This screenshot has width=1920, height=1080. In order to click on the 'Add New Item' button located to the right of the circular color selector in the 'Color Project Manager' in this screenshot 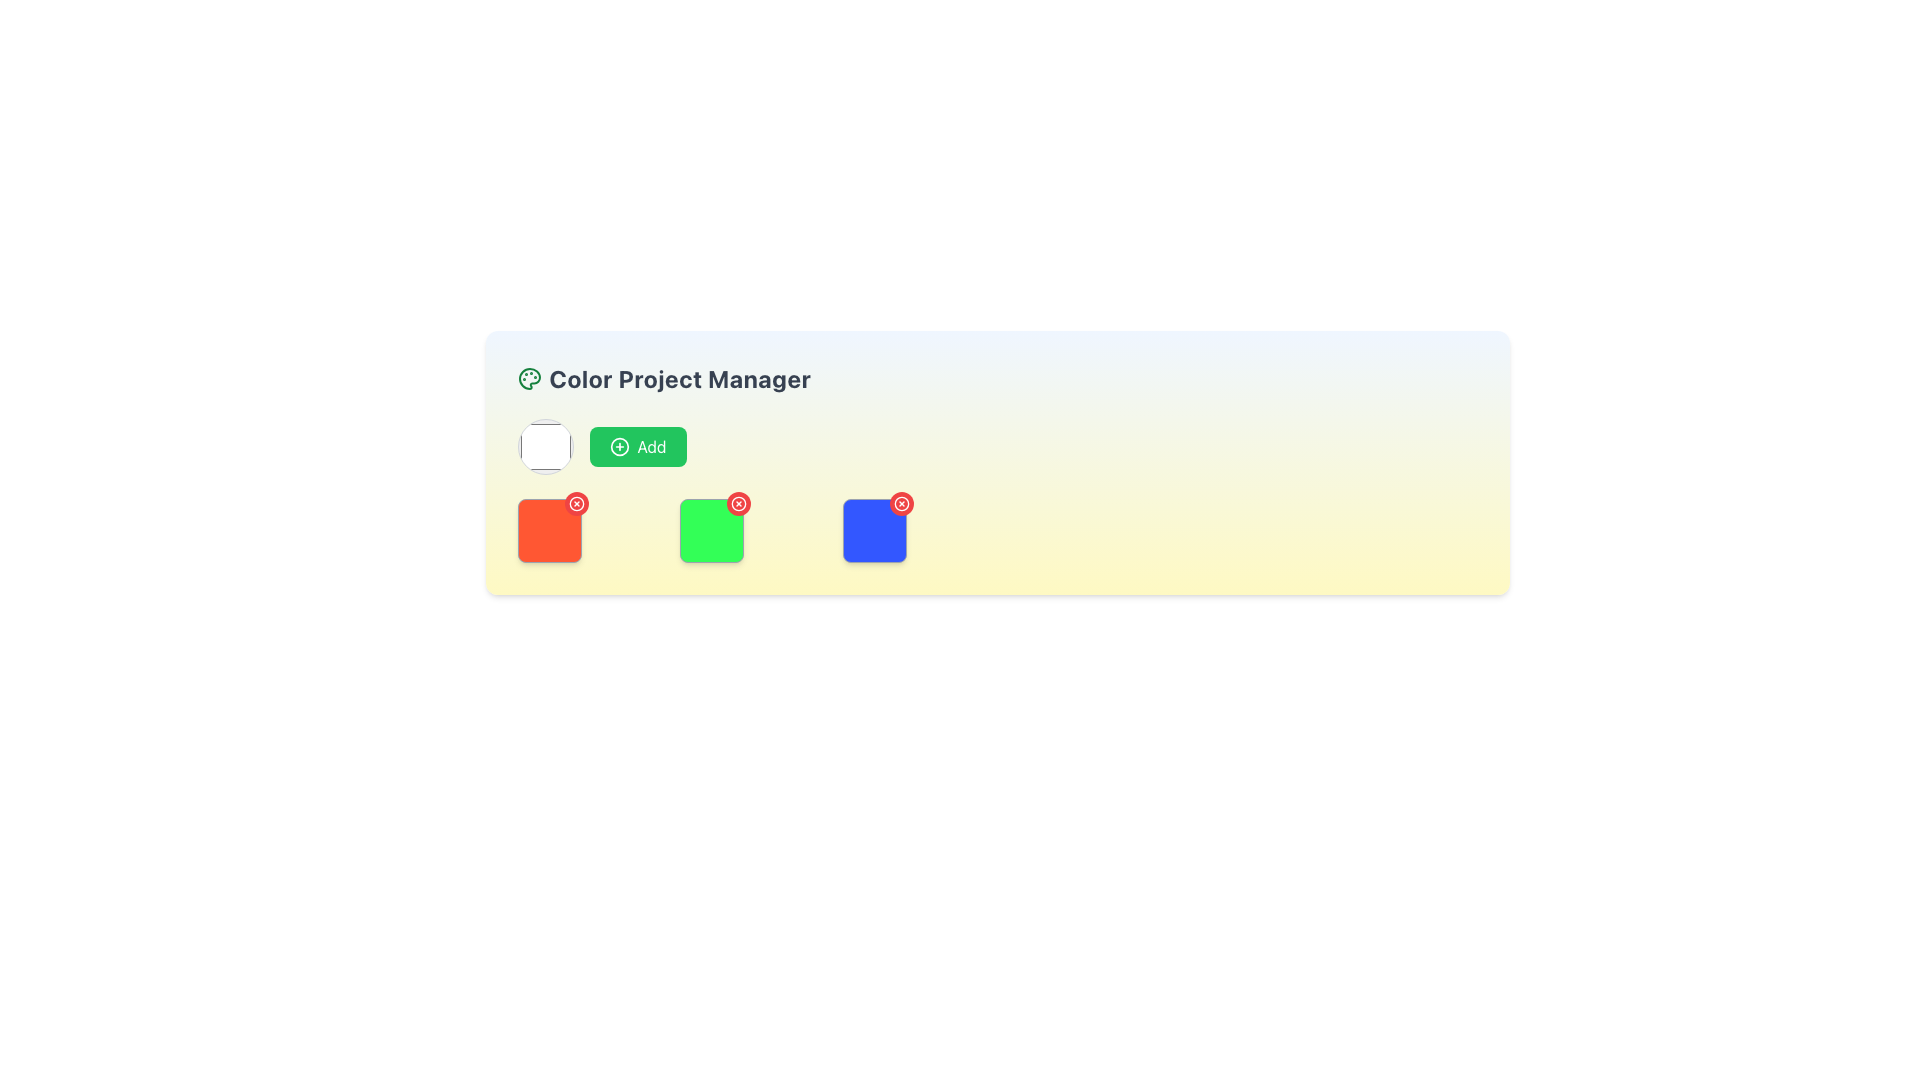, I will do `click(637, 446)`.